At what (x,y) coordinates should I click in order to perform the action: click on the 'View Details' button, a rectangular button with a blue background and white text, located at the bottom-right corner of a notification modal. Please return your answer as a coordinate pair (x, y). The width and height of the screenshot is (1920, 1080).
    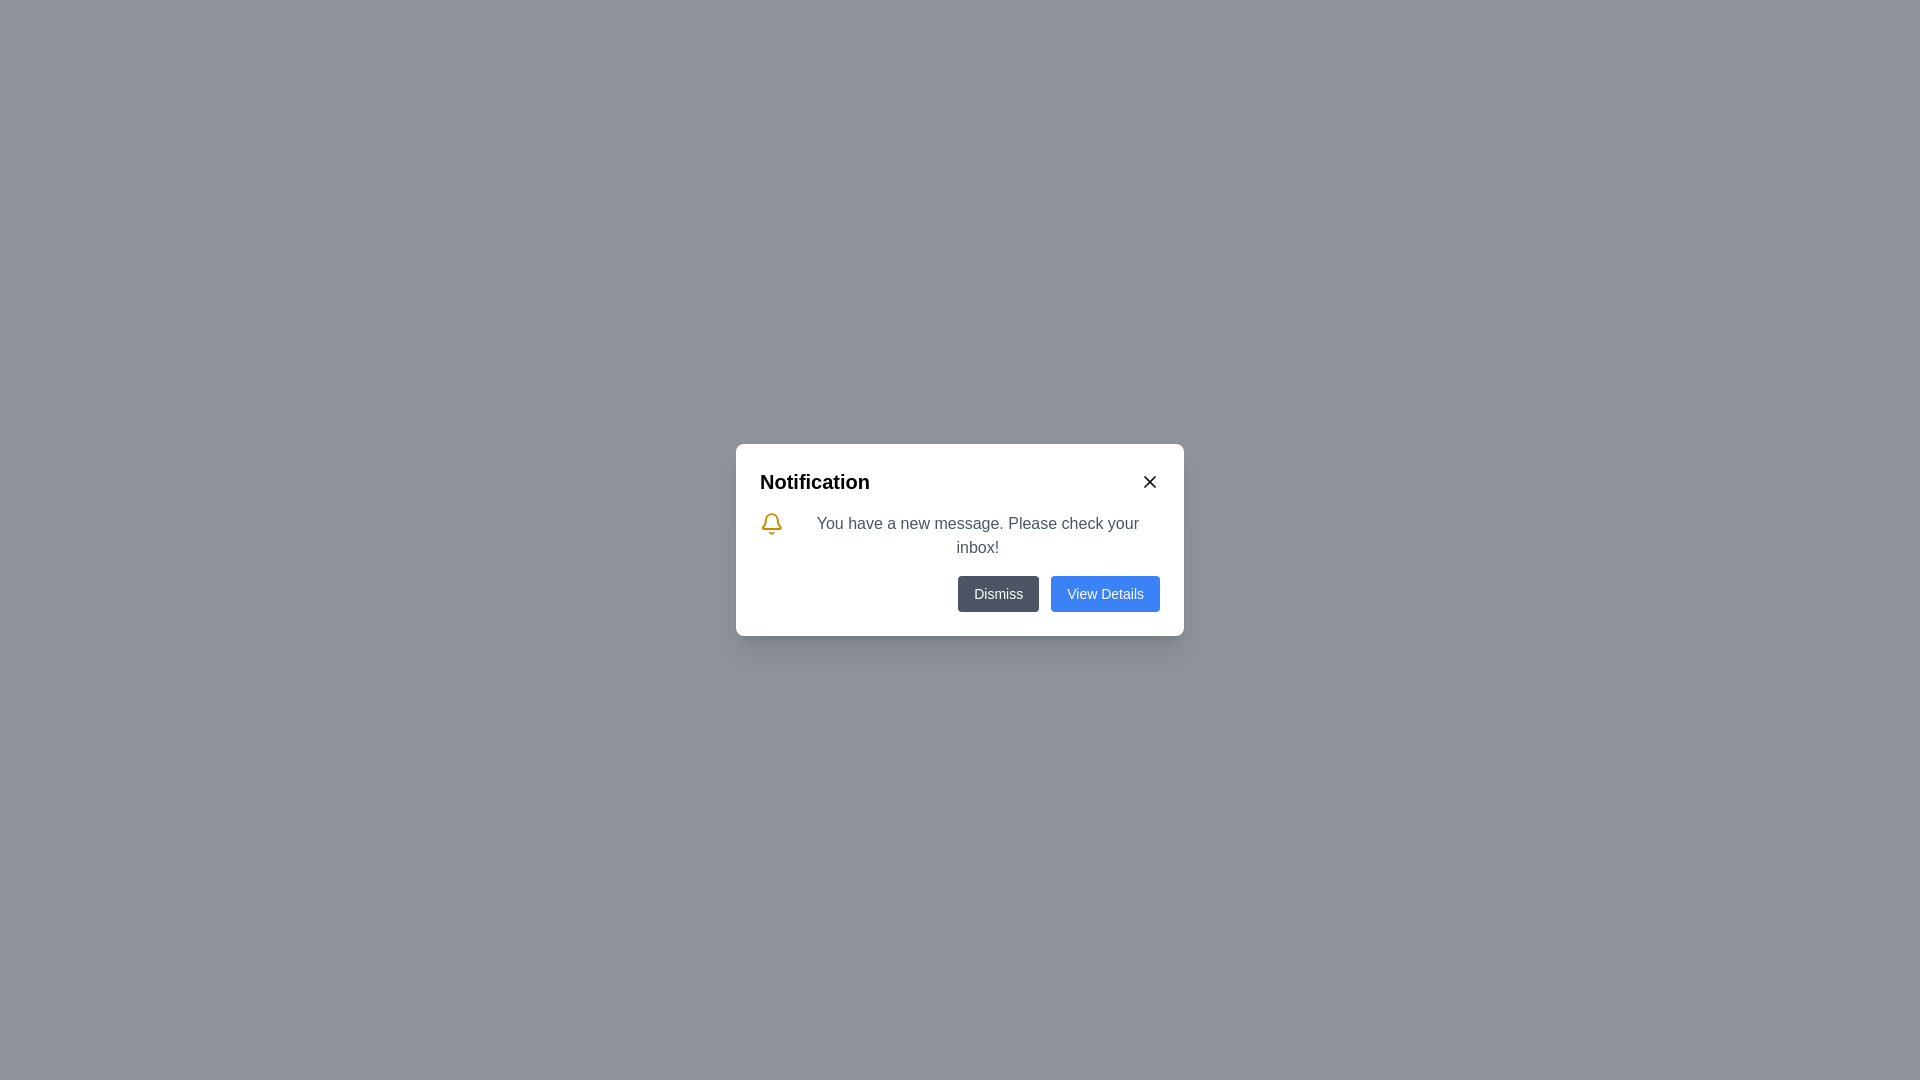
    Looking at the image, I should click on (1104, 593).